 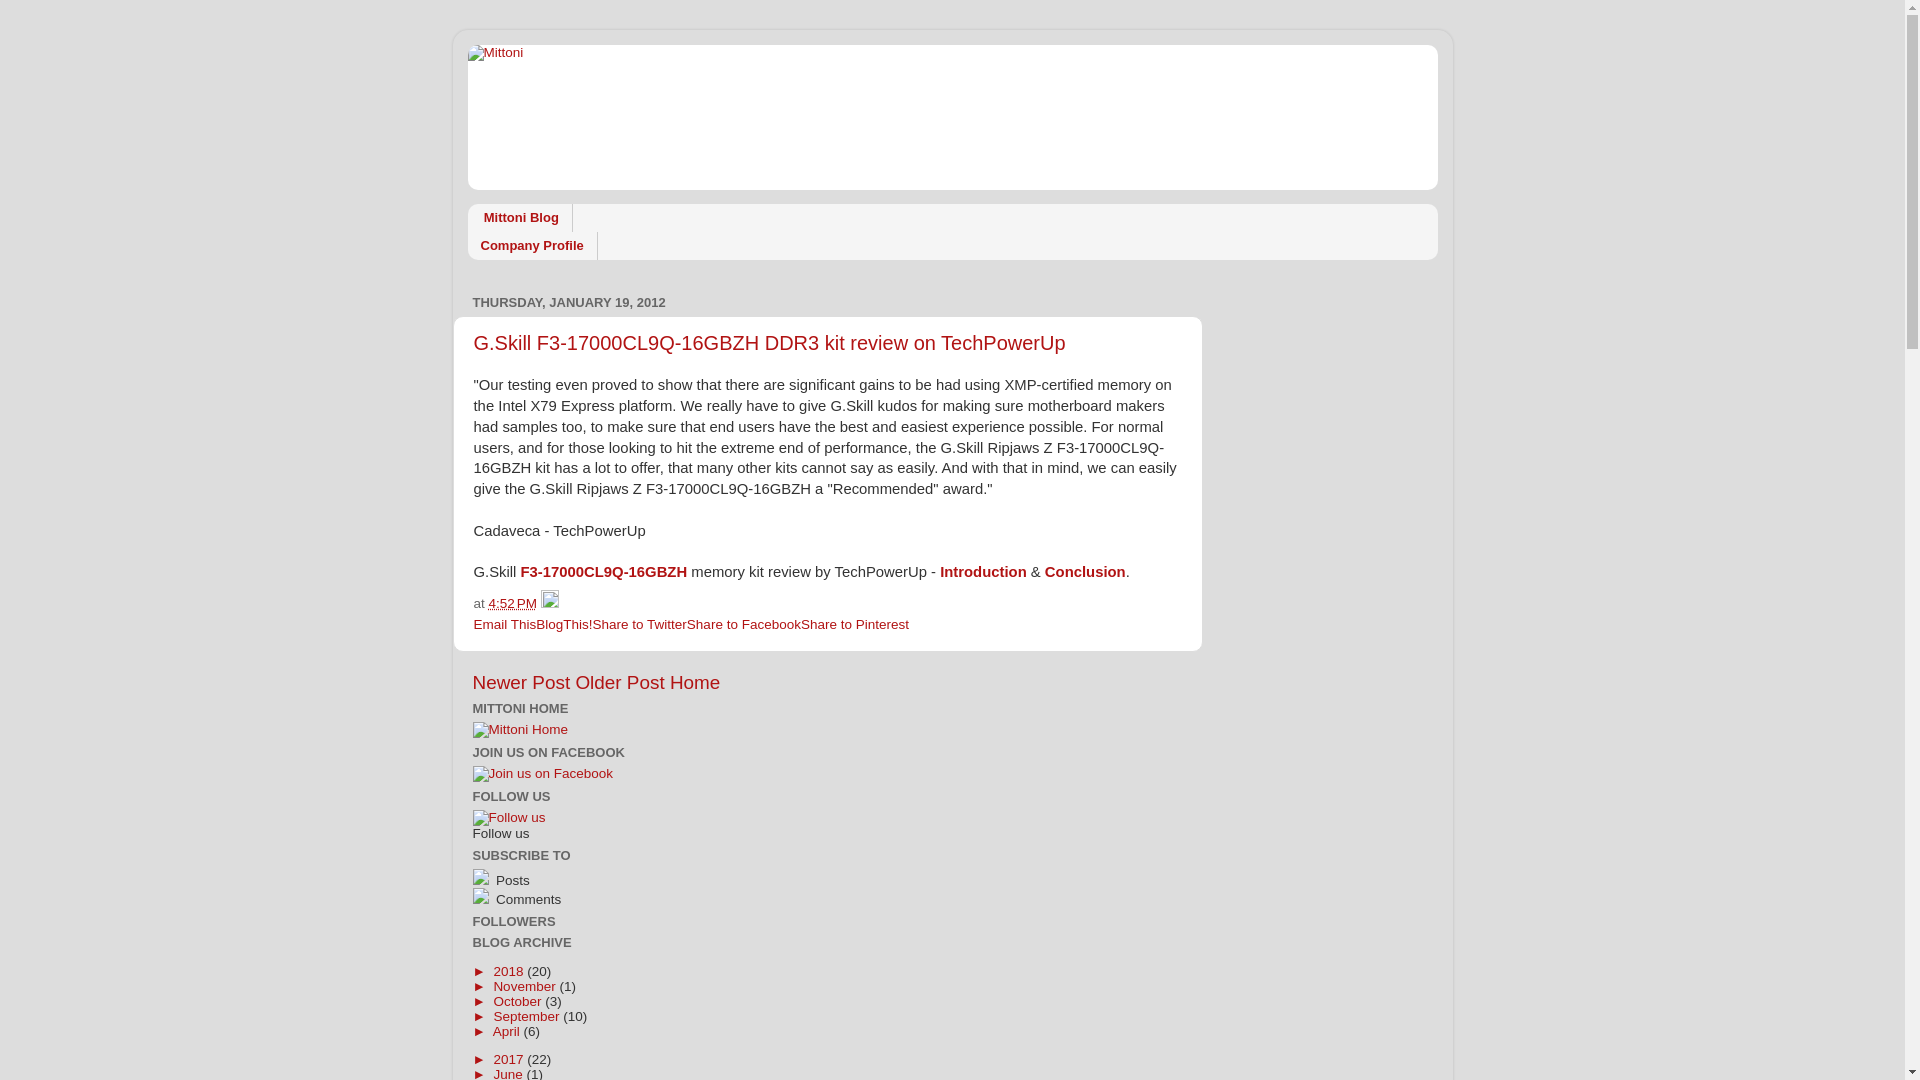 I want to click on 'Company Profile', so click(x=466, y=245).